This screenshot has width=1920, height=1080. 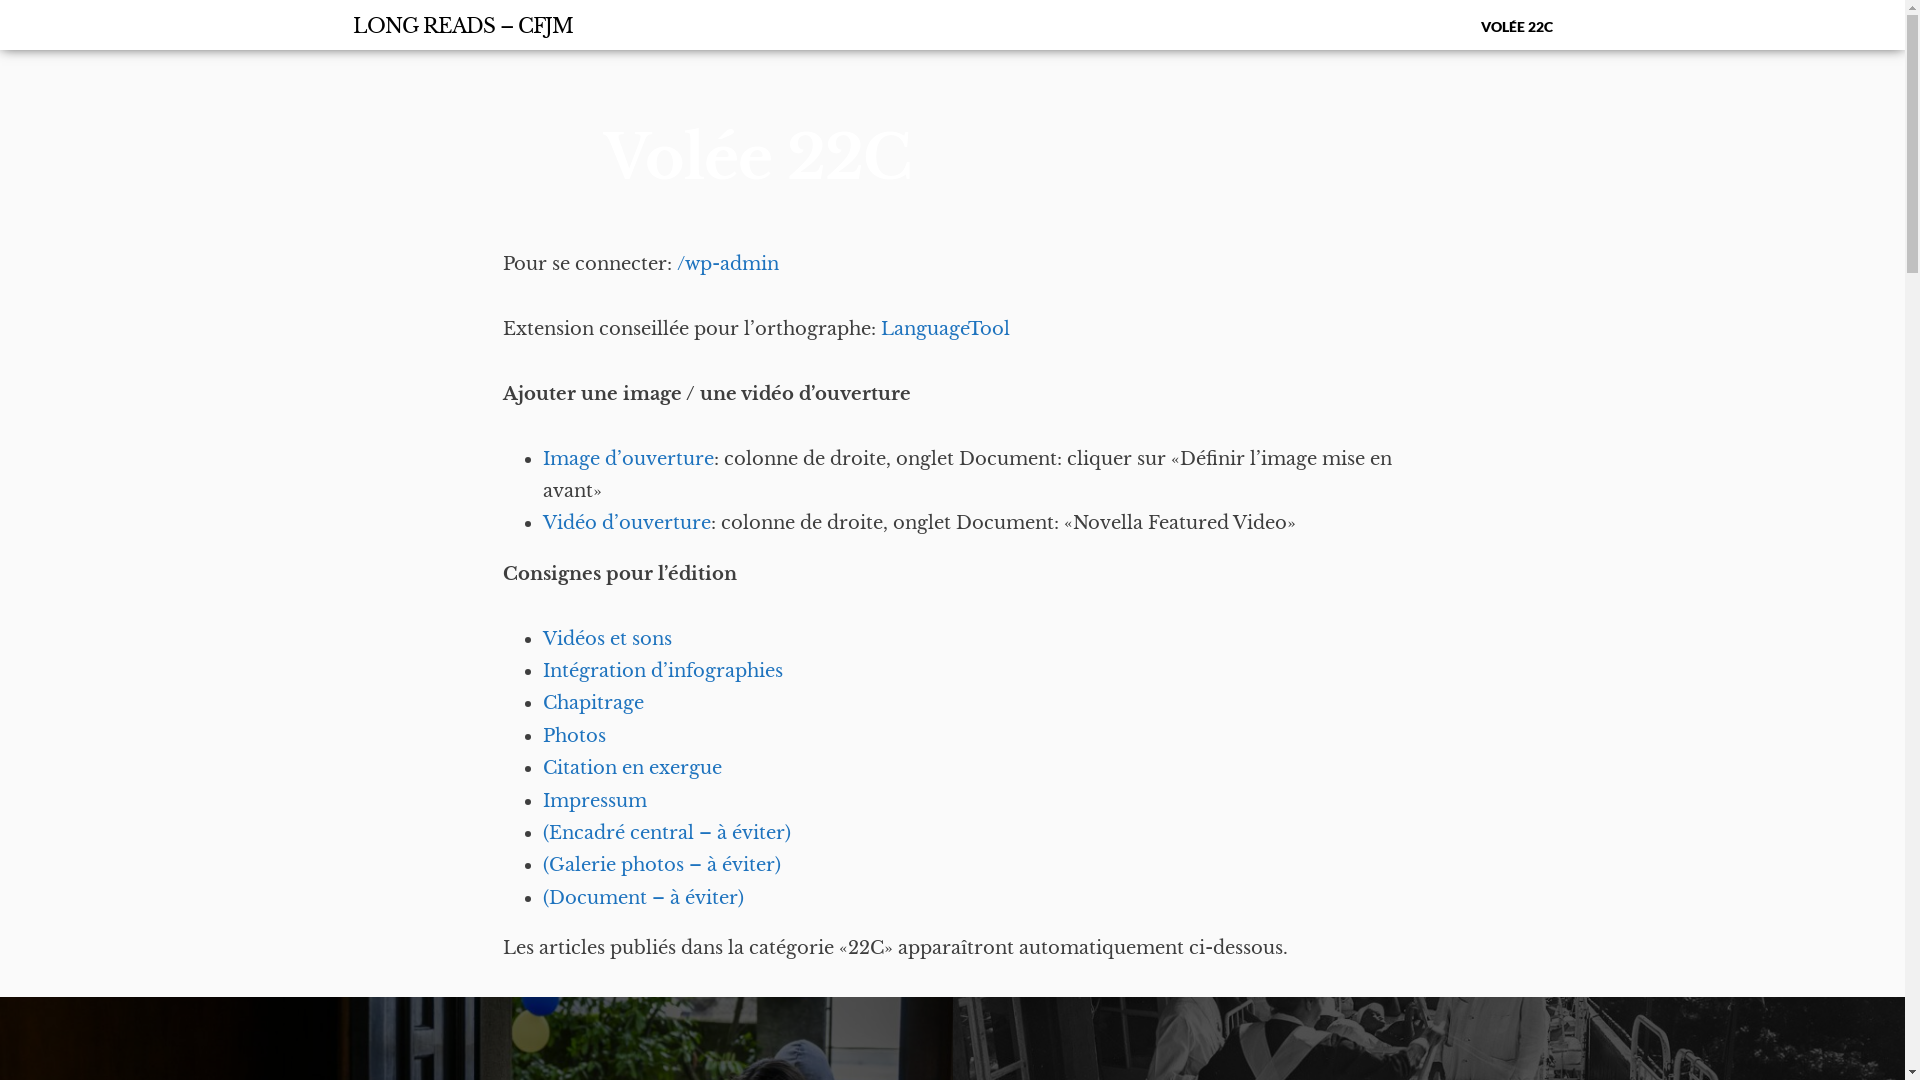 What do you see at coordinates (632, 766) in the screenshot?
I see `'Citation en exergue '` at bounding box center [632, 766].